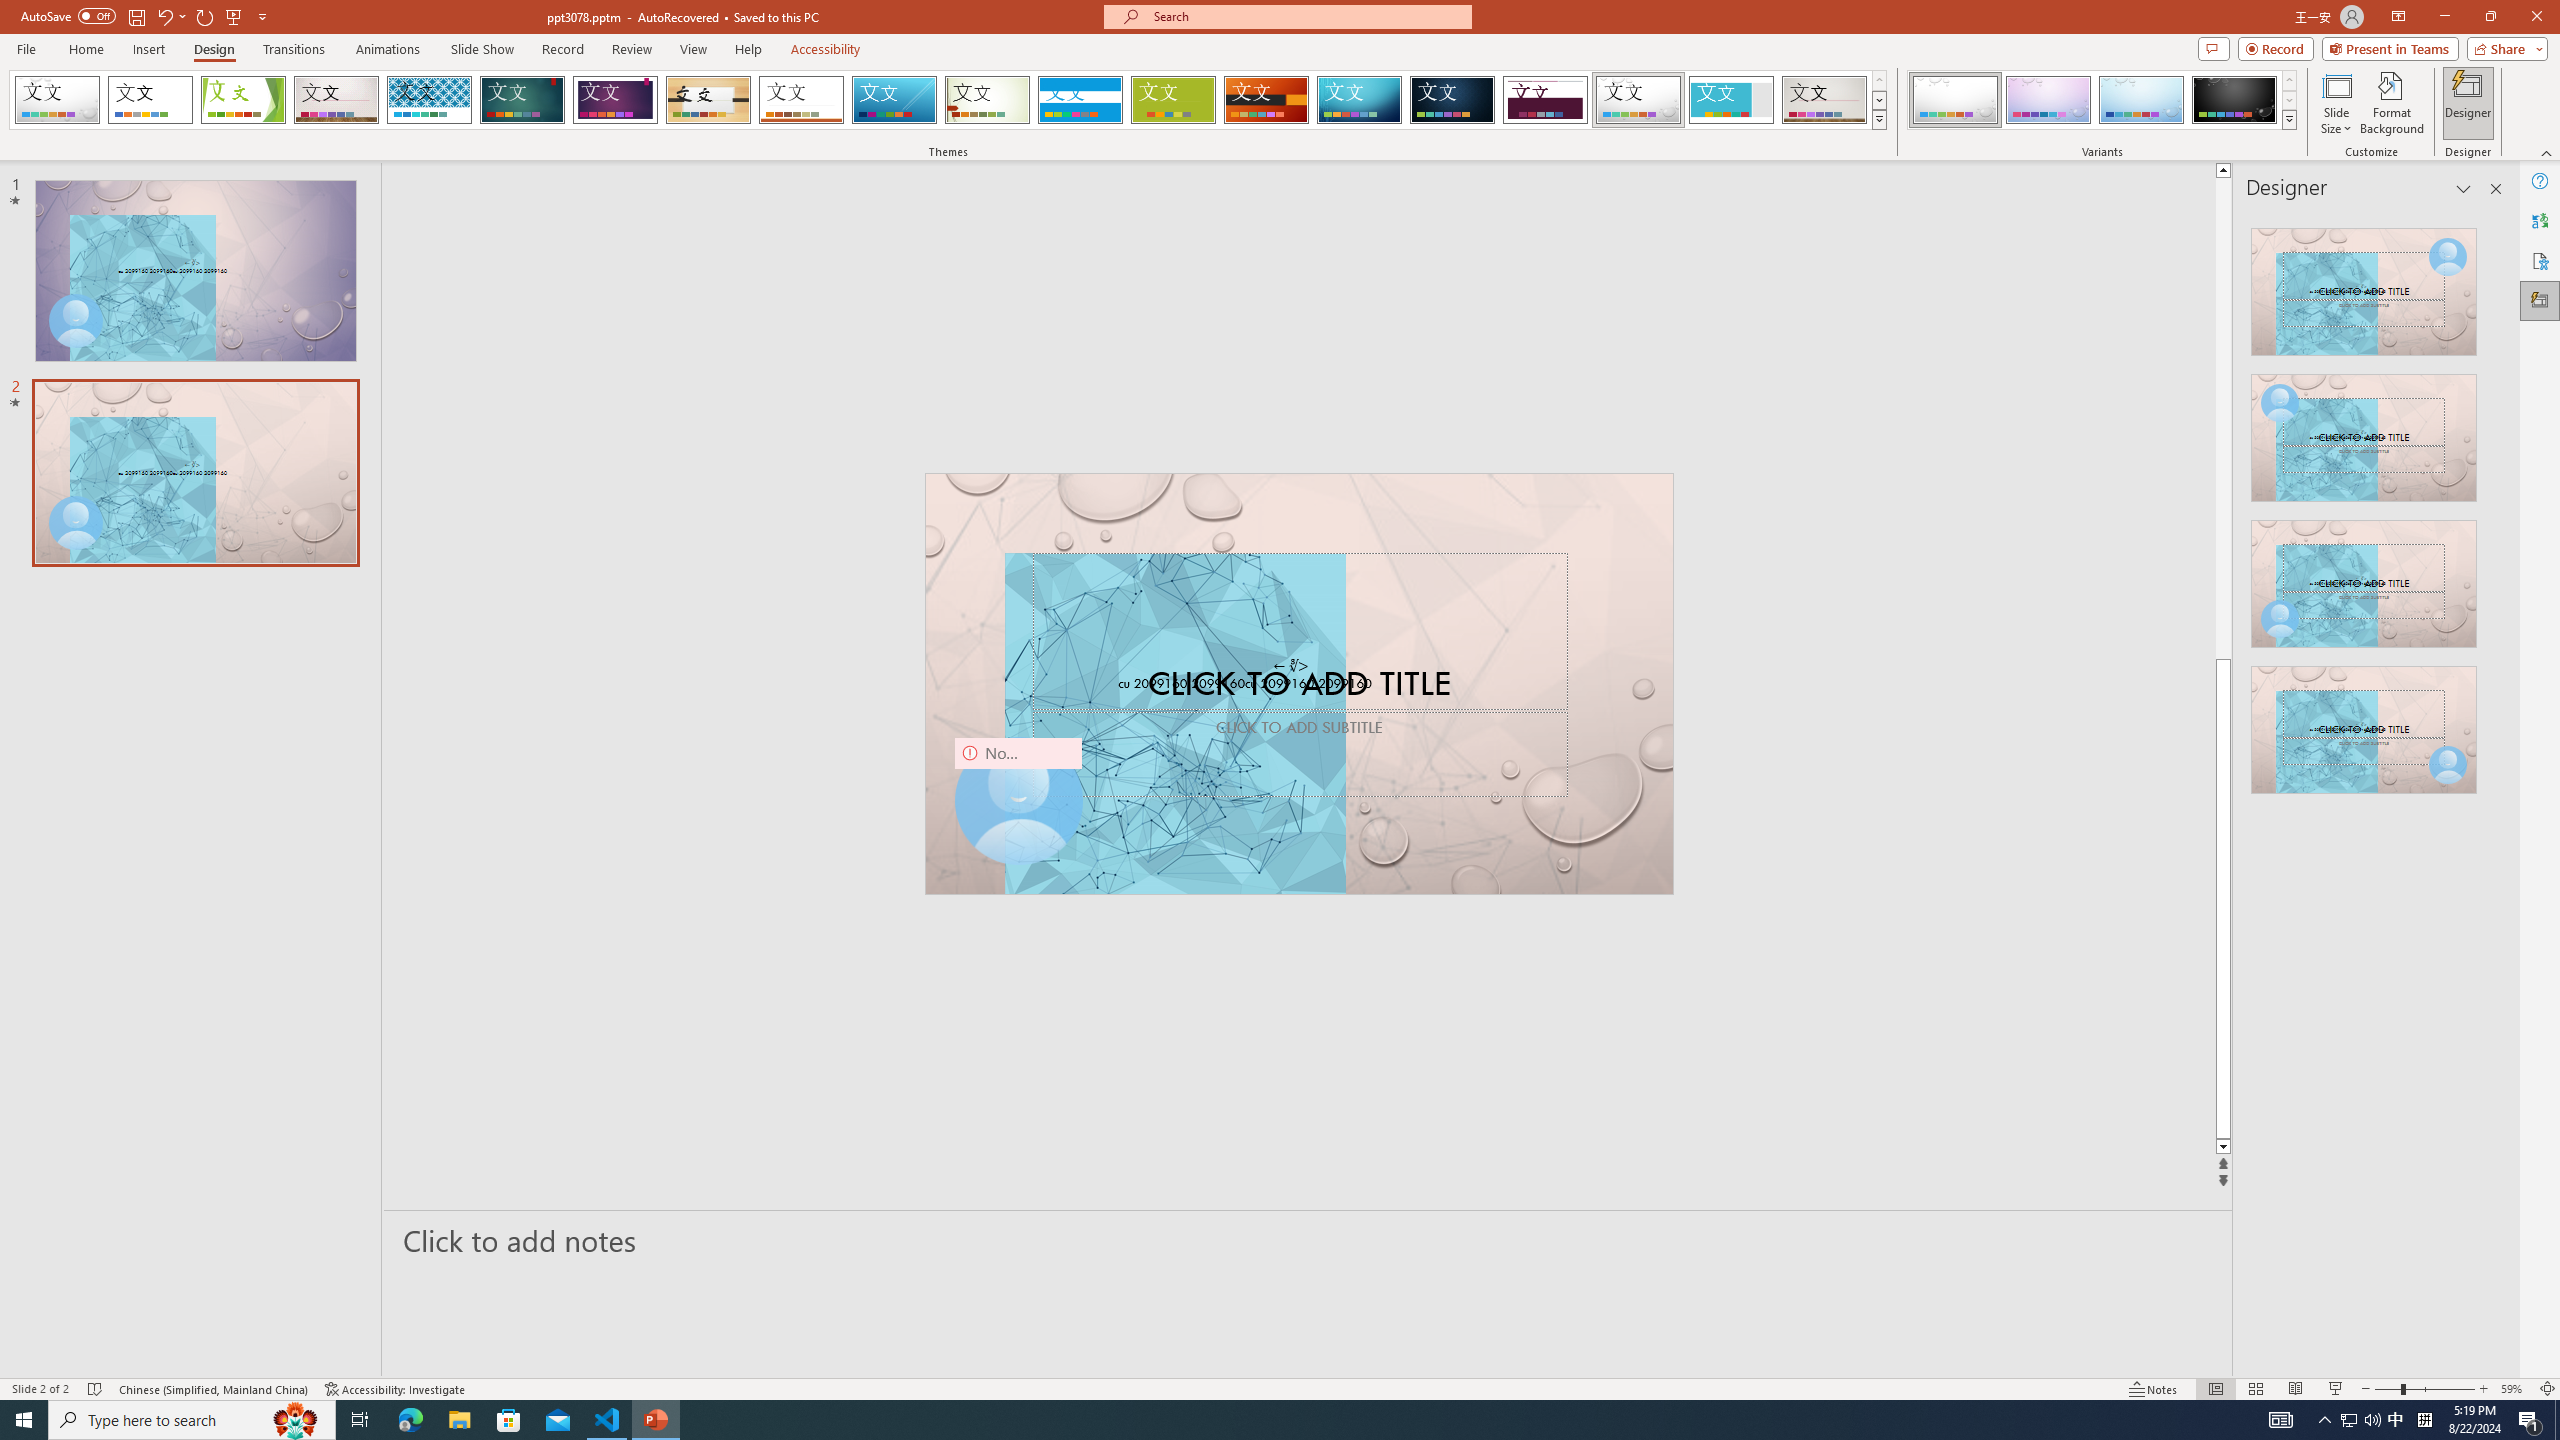 The image size is (2560, 1440). I want to click on 'AutomationID: SlideThemesGallery', so click(947, 99).